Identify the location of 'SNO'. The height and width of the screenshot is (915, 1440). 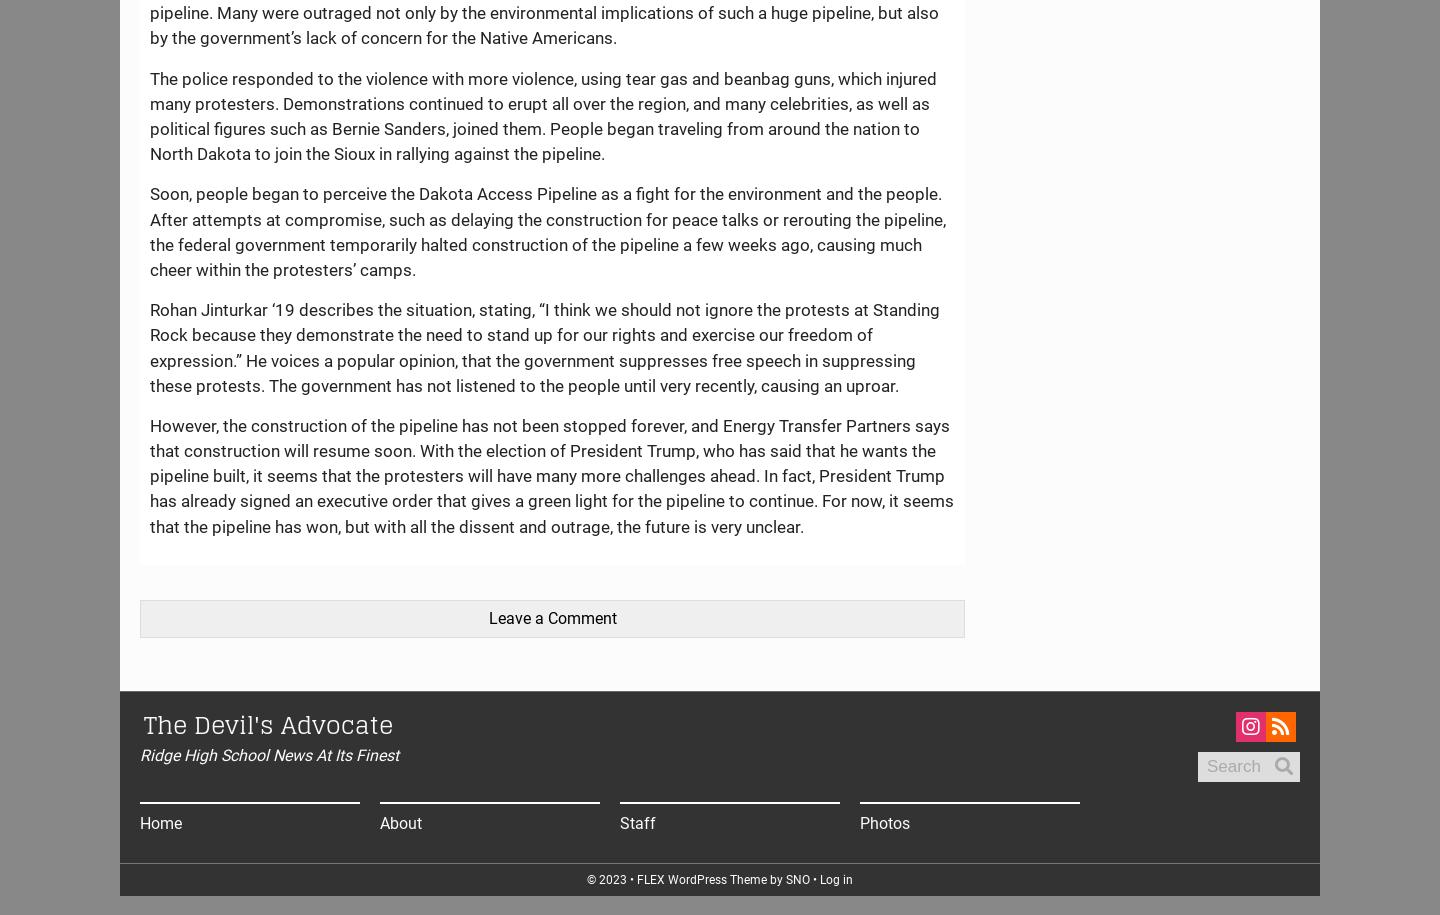
(798, 878).